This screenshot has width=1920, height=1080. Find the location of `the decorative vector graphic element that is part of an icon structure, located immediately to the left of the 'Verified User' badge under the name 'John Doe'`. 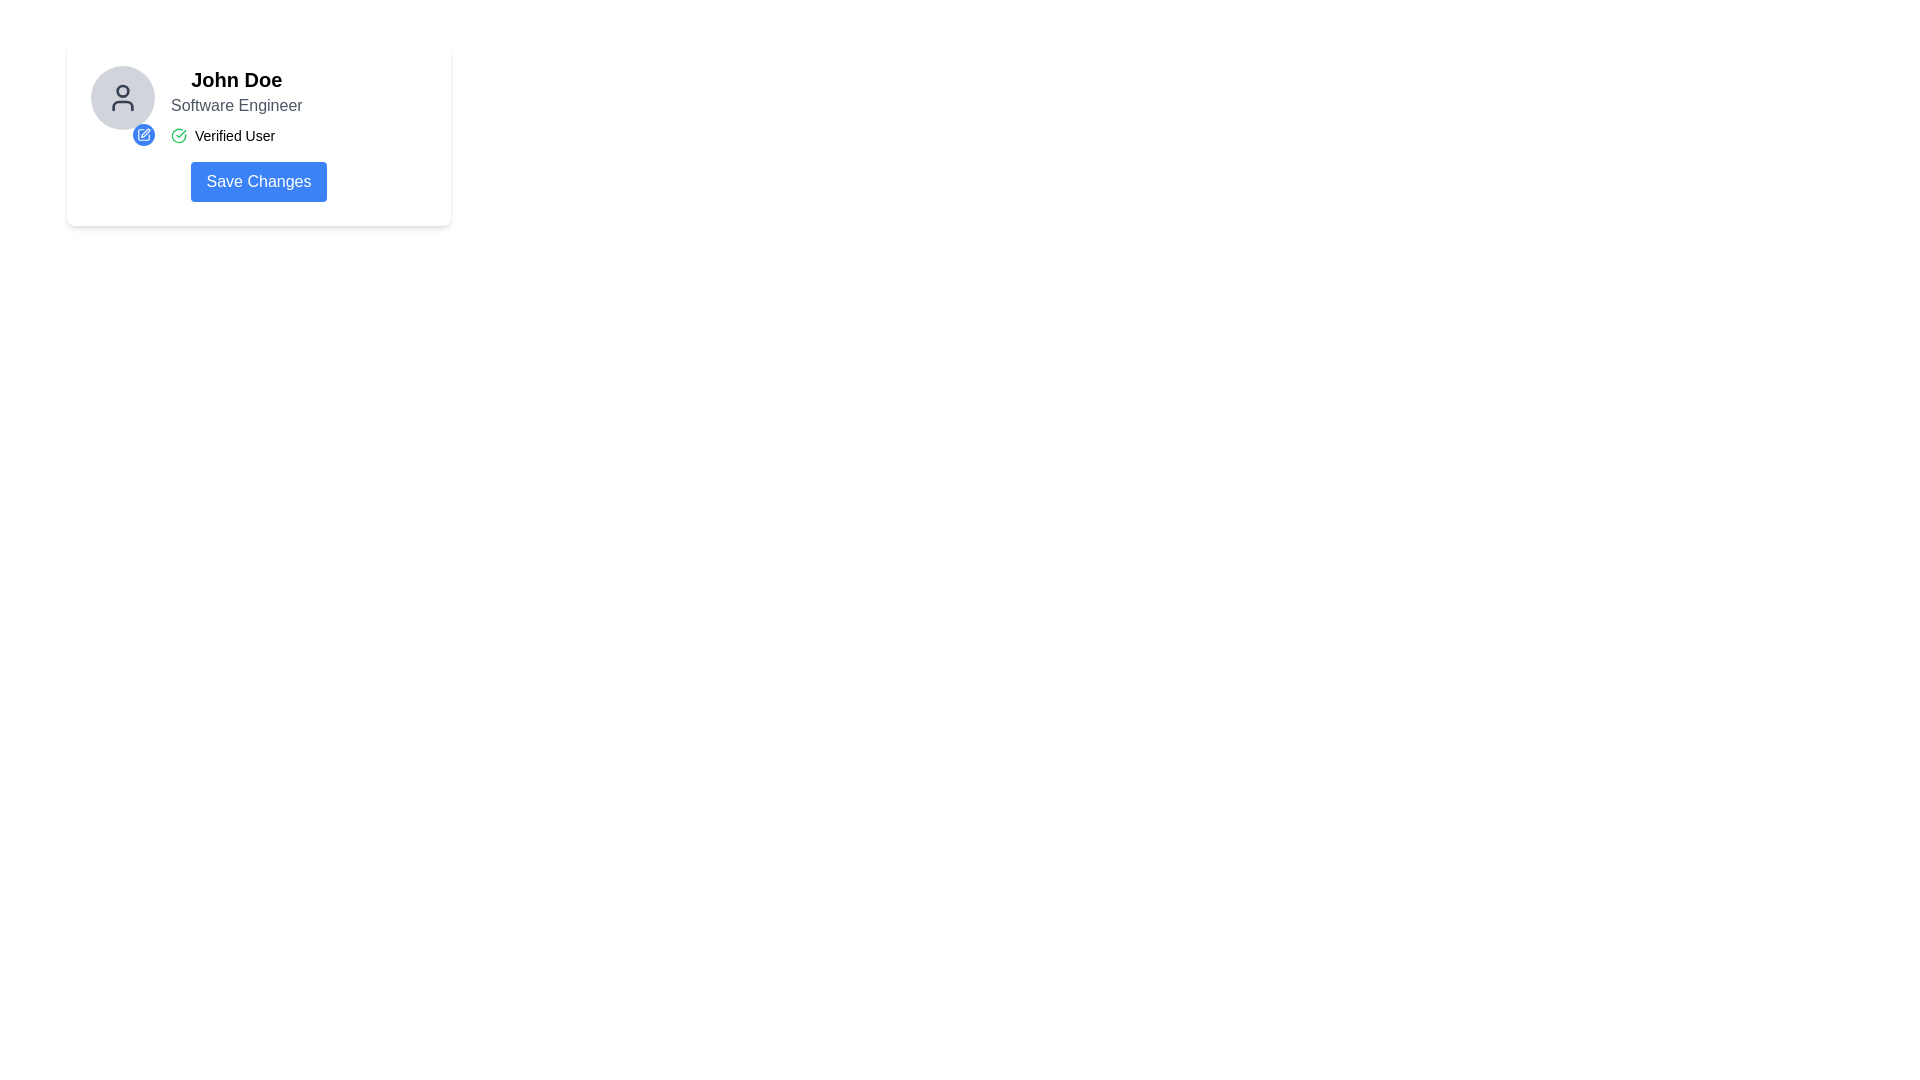

the decorative vector graphic element that is part of an icon structure, located immediately to the left of the 'Verified User' badge under the name 'John Doe' is located at coordinates (143, 135).